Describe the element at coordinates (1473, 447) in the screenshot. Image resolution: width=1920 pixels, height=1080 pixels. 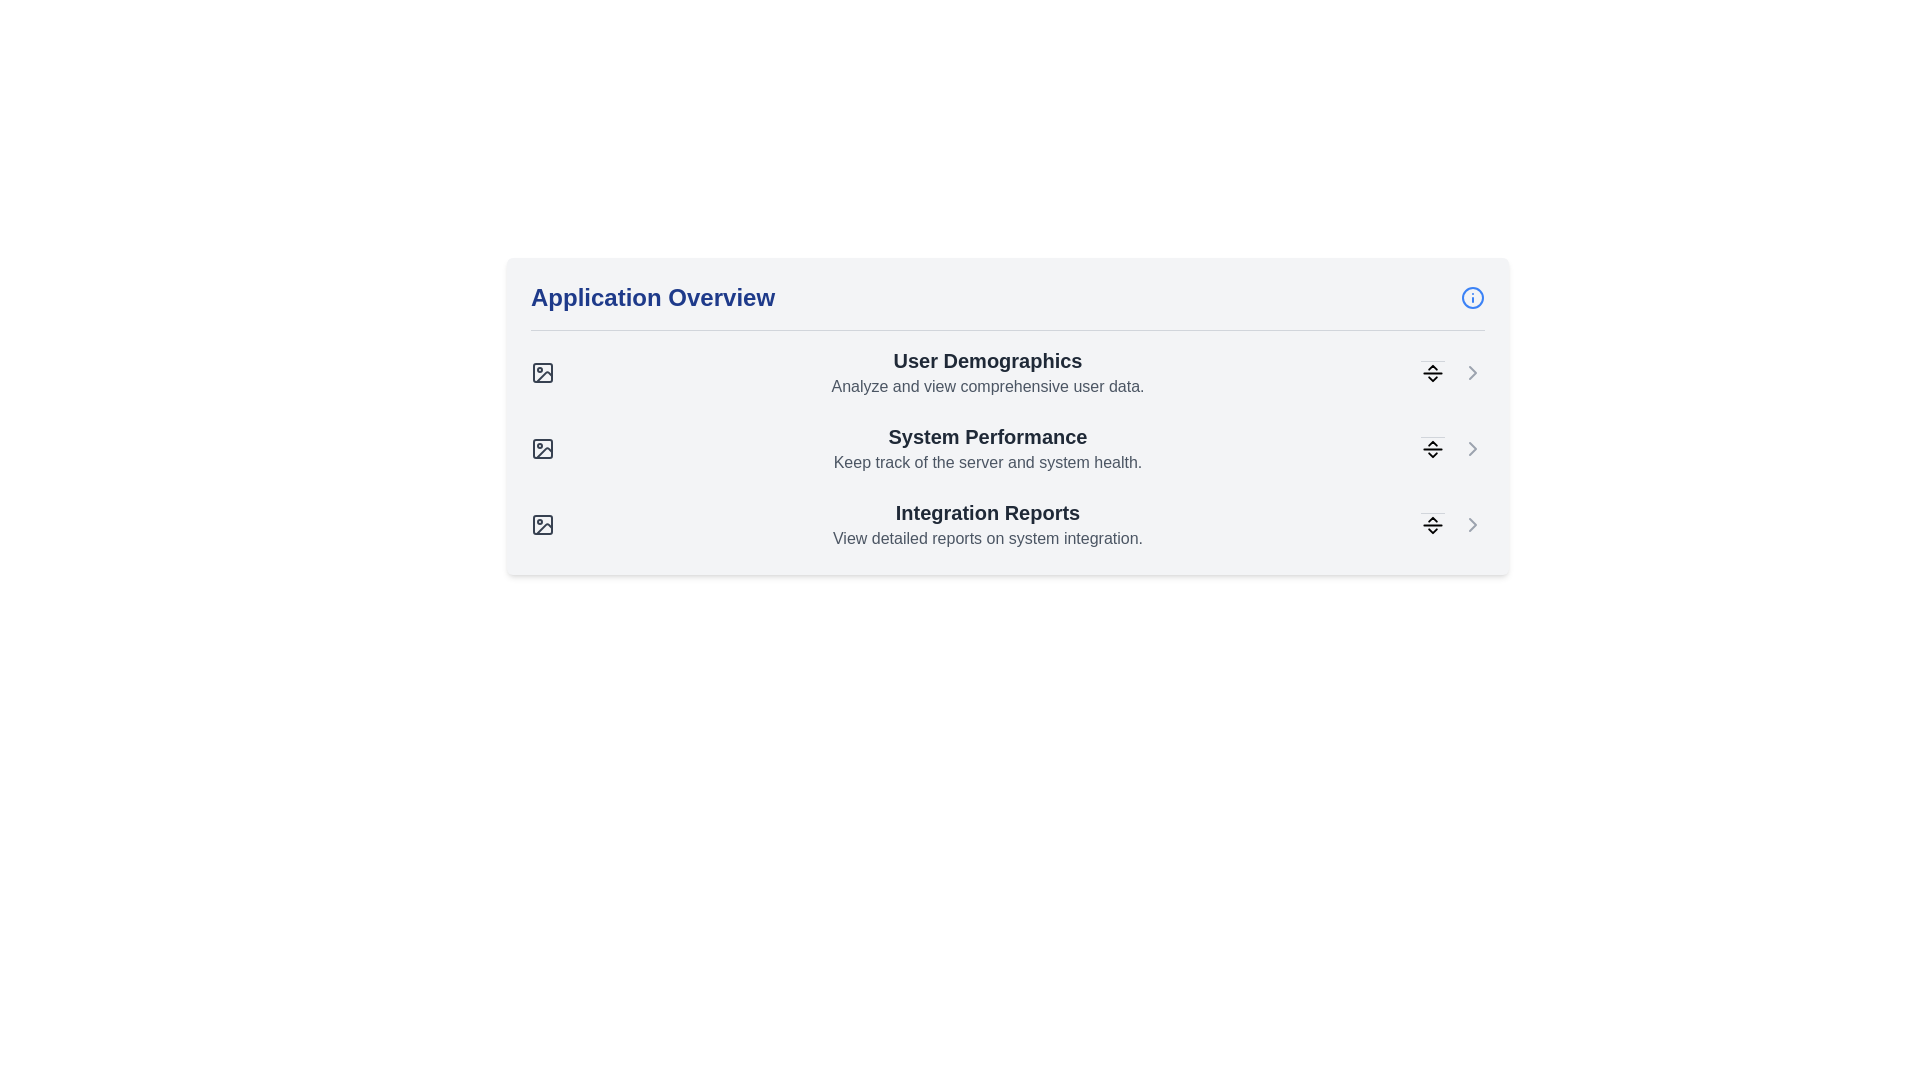
I see `the chevron button located to the far right of the 'System Performance' text` at that location.